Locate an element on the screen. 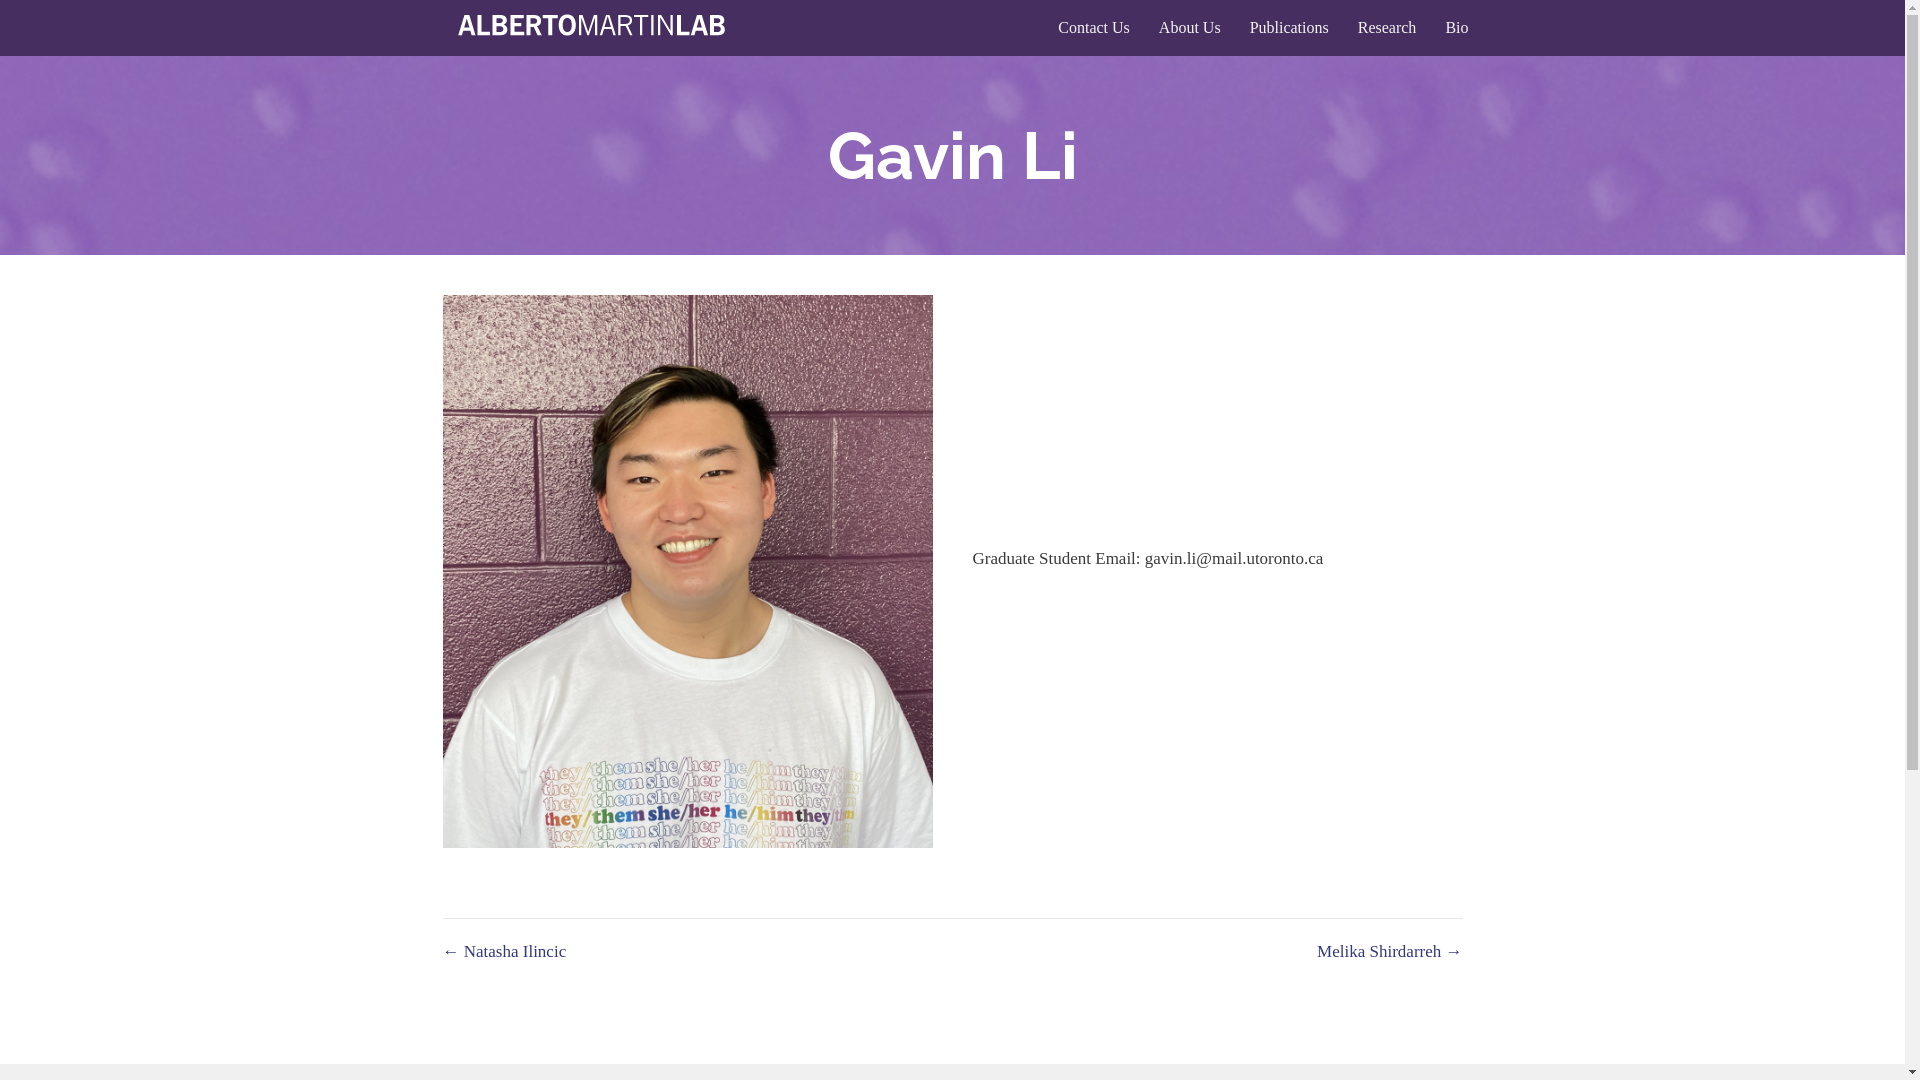 This screenshot has width=1920, height=1080. 'Tittologo' is located at coordinates (594, 28).